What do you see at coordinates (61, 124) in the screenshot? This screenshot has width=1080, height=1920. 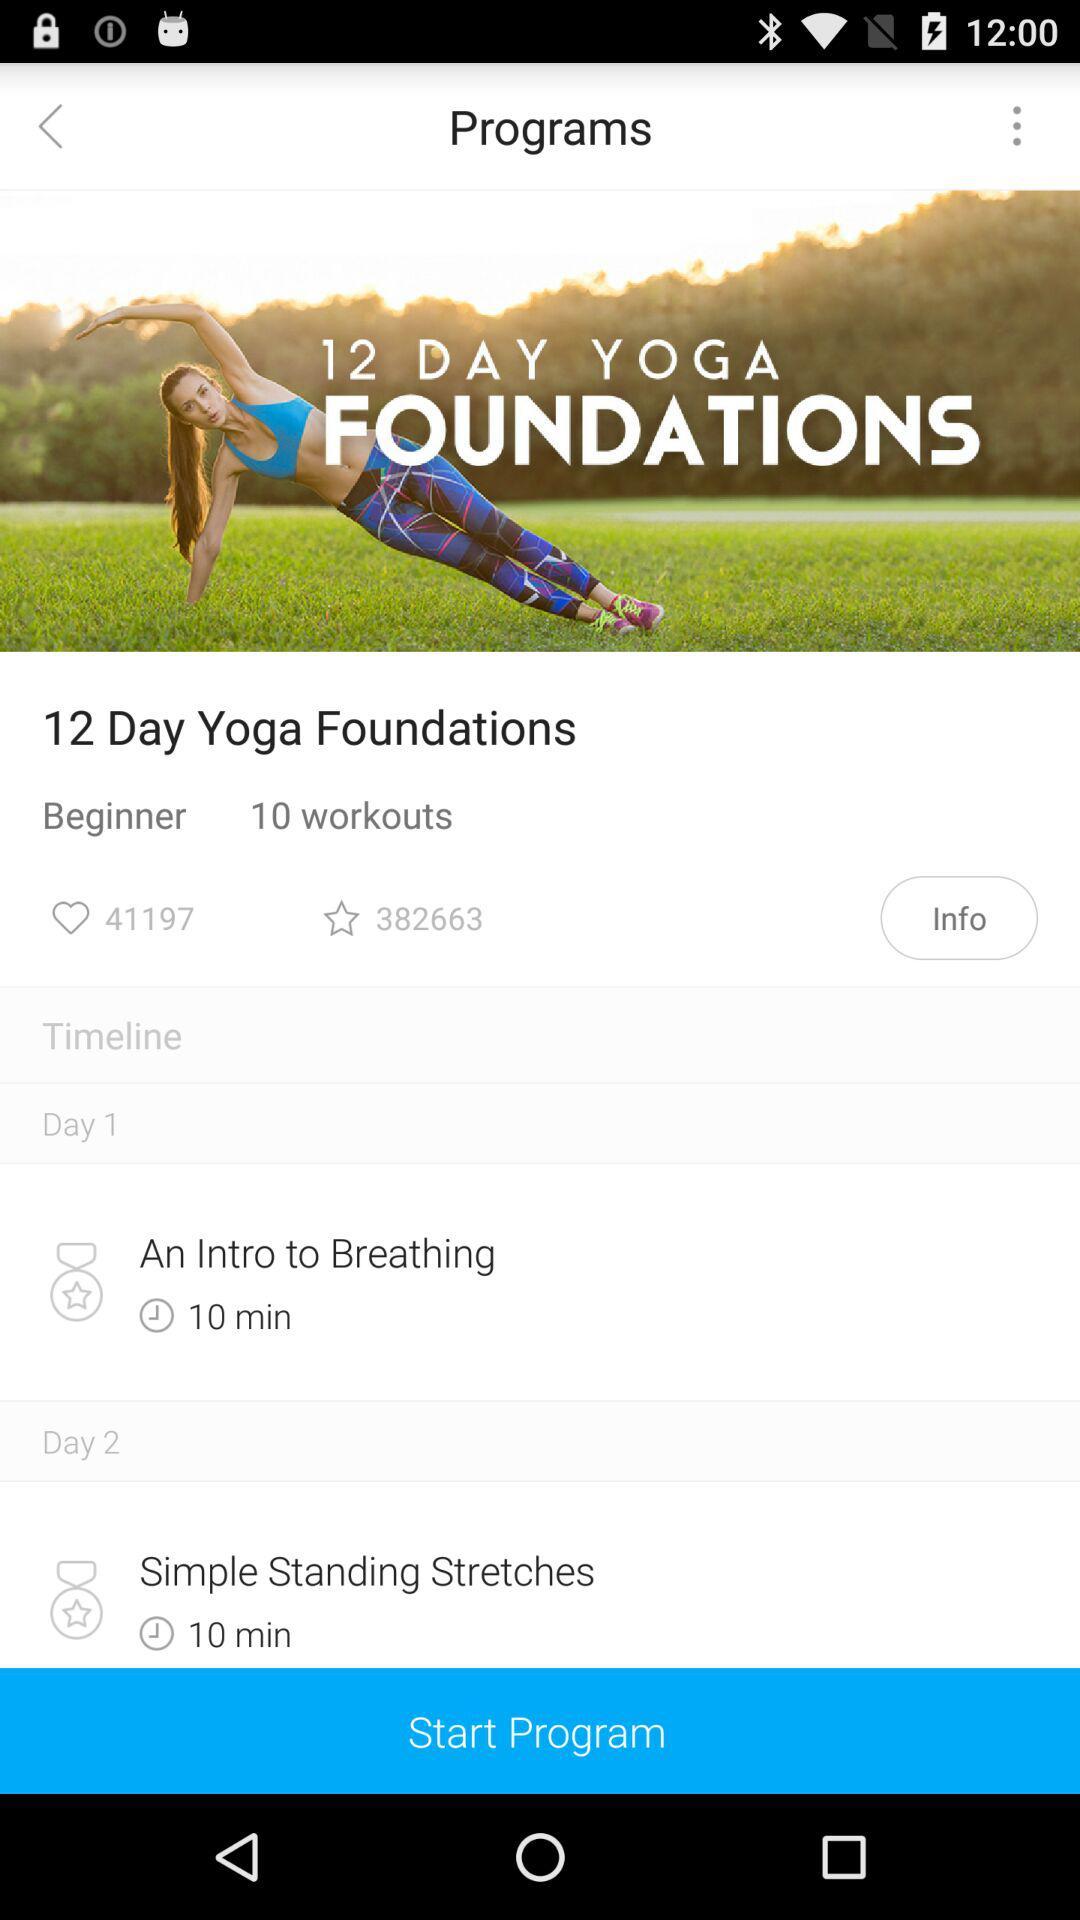 I see `go back` at bounding box center [61, 124].